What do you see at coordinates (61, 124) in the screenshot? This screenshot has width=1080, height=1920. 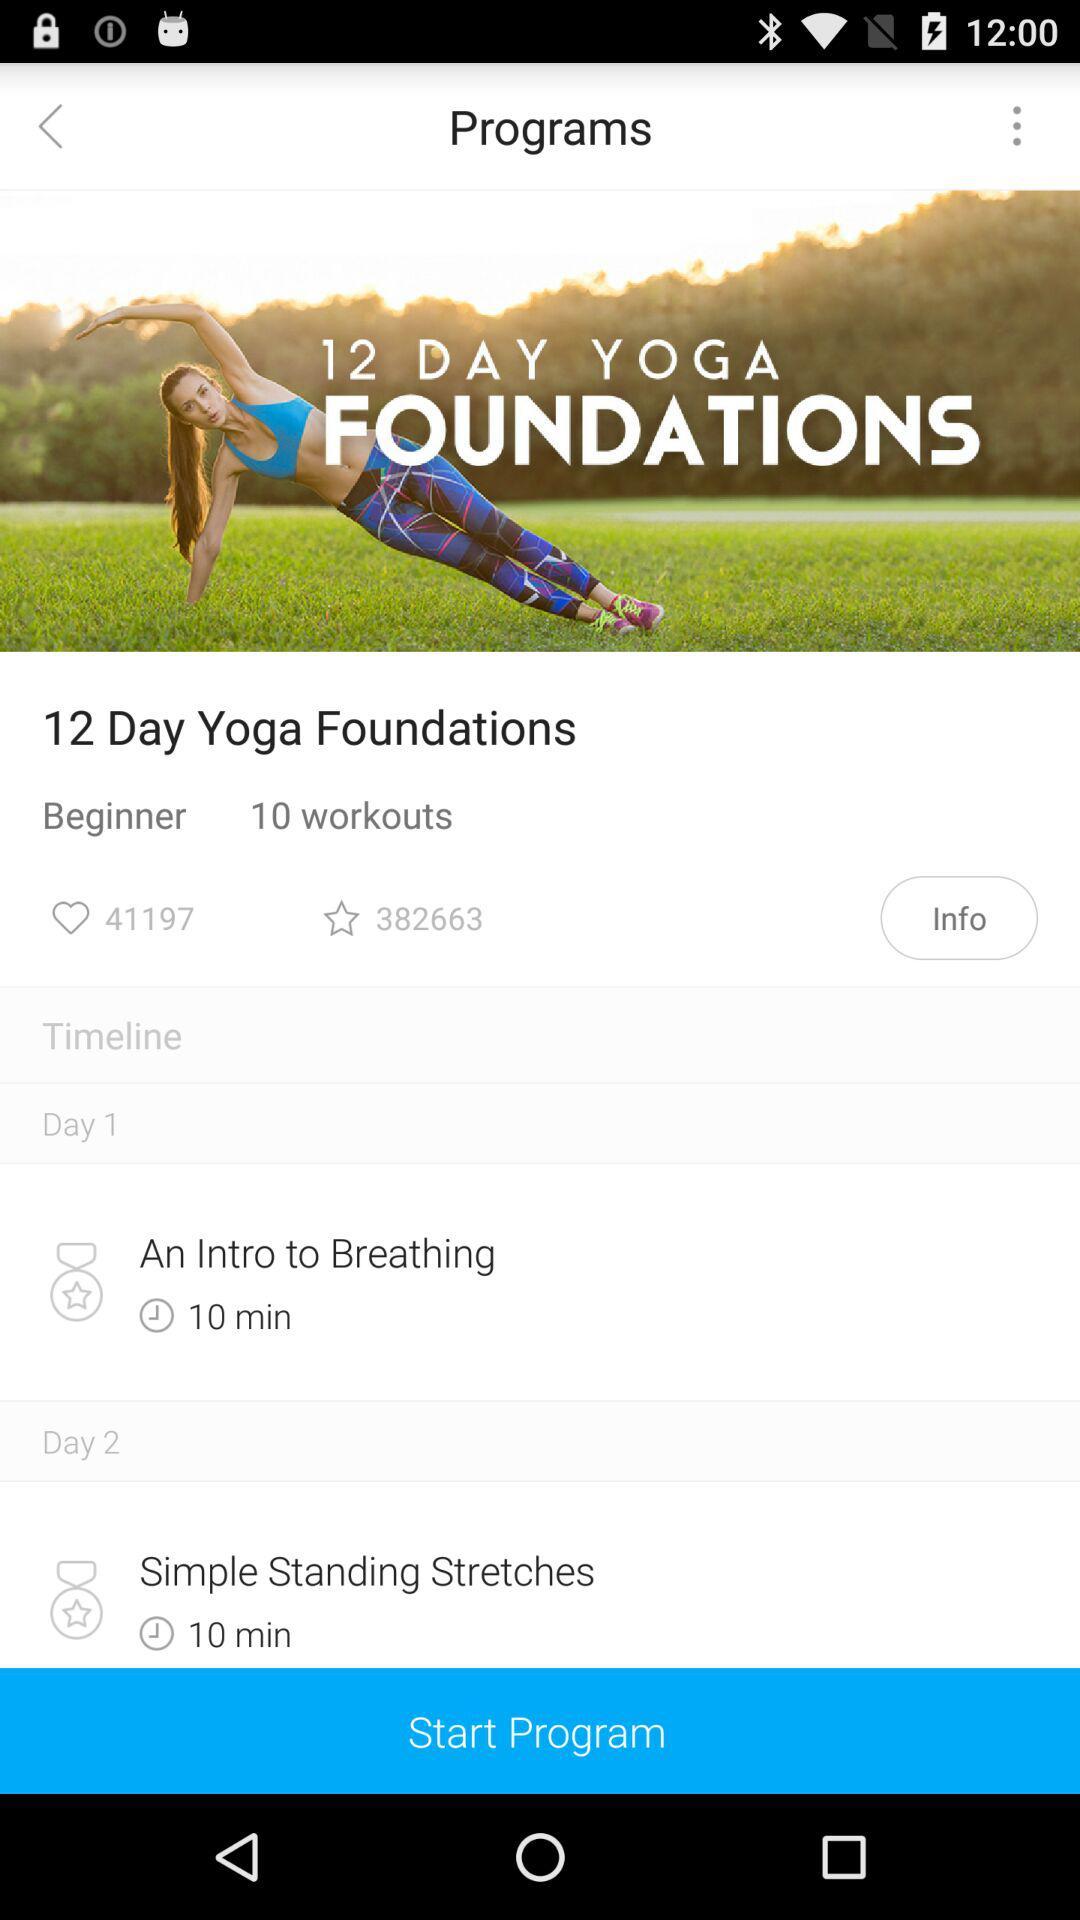 I see `go back` at bounding box center [61, 124].